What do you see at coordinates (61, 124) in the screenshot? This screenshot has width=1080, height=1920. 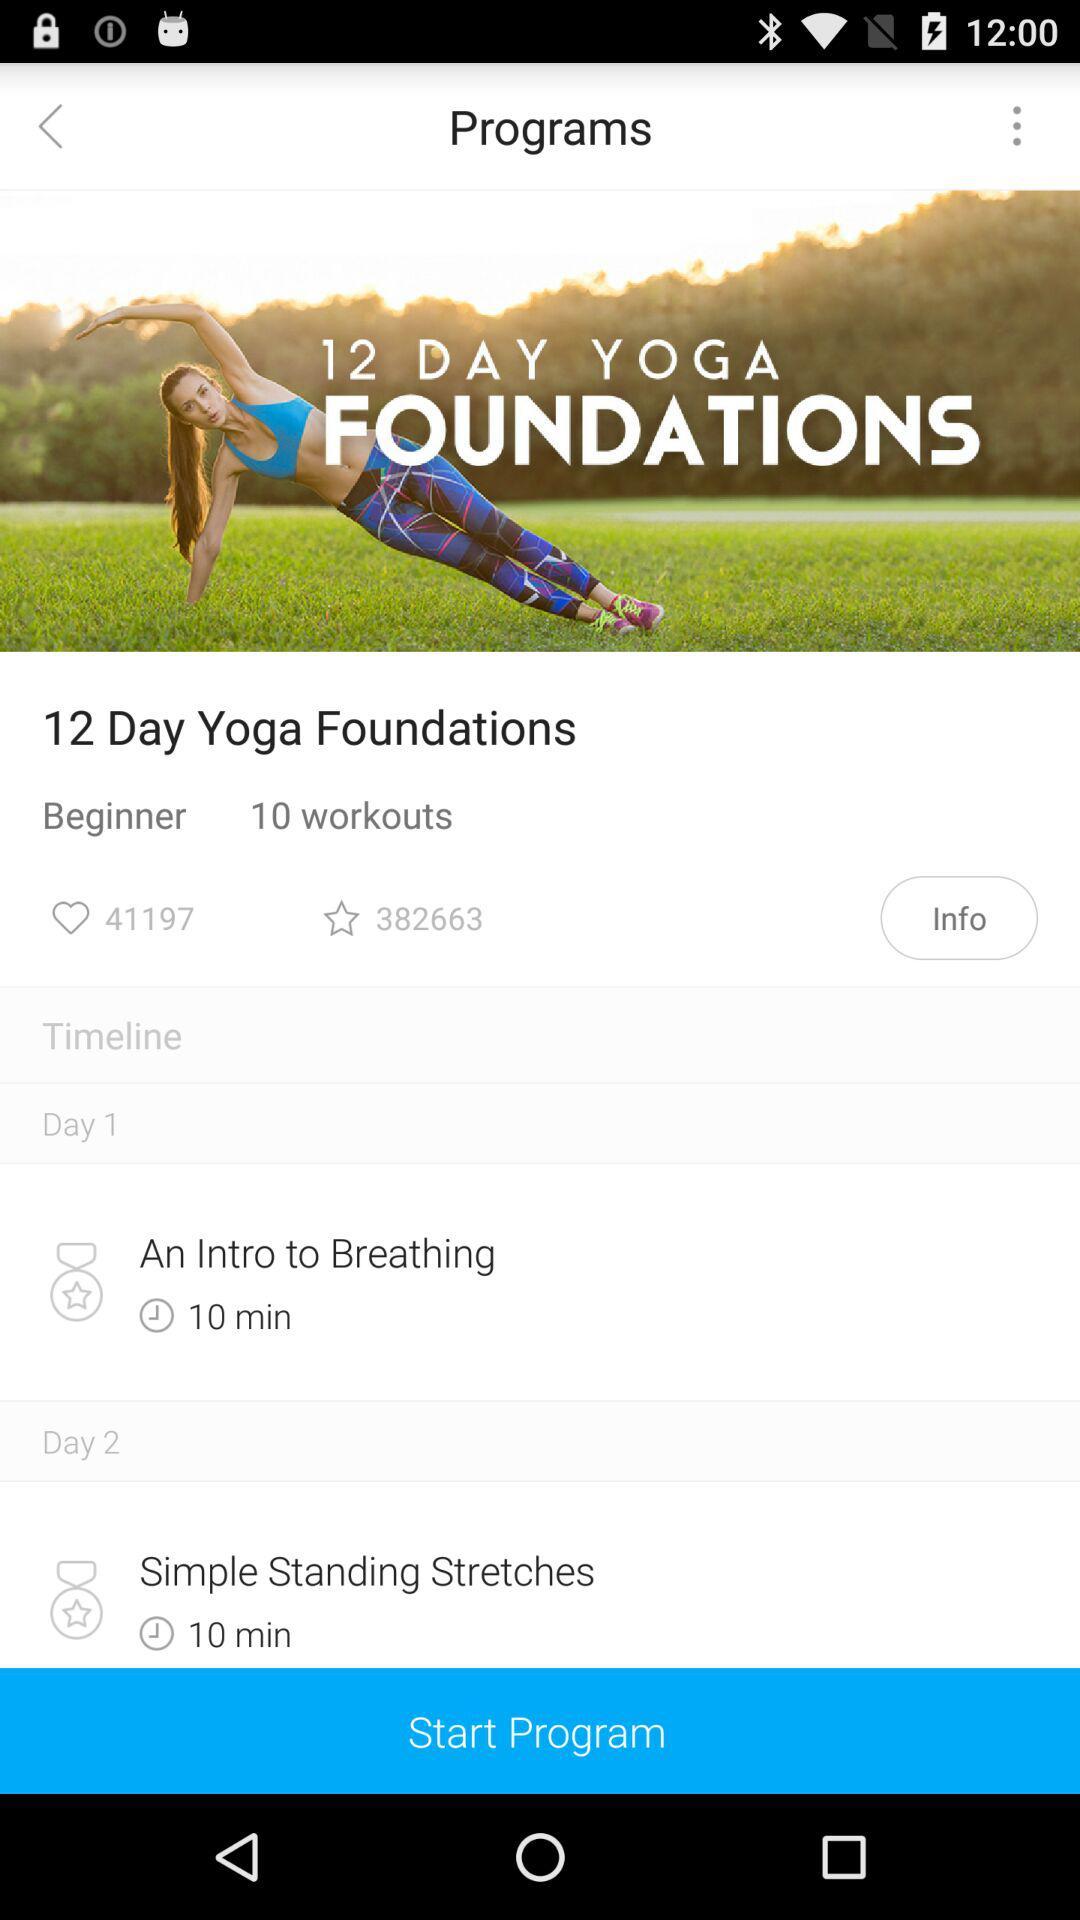 I see `go back` at bounding box center [61, 124].